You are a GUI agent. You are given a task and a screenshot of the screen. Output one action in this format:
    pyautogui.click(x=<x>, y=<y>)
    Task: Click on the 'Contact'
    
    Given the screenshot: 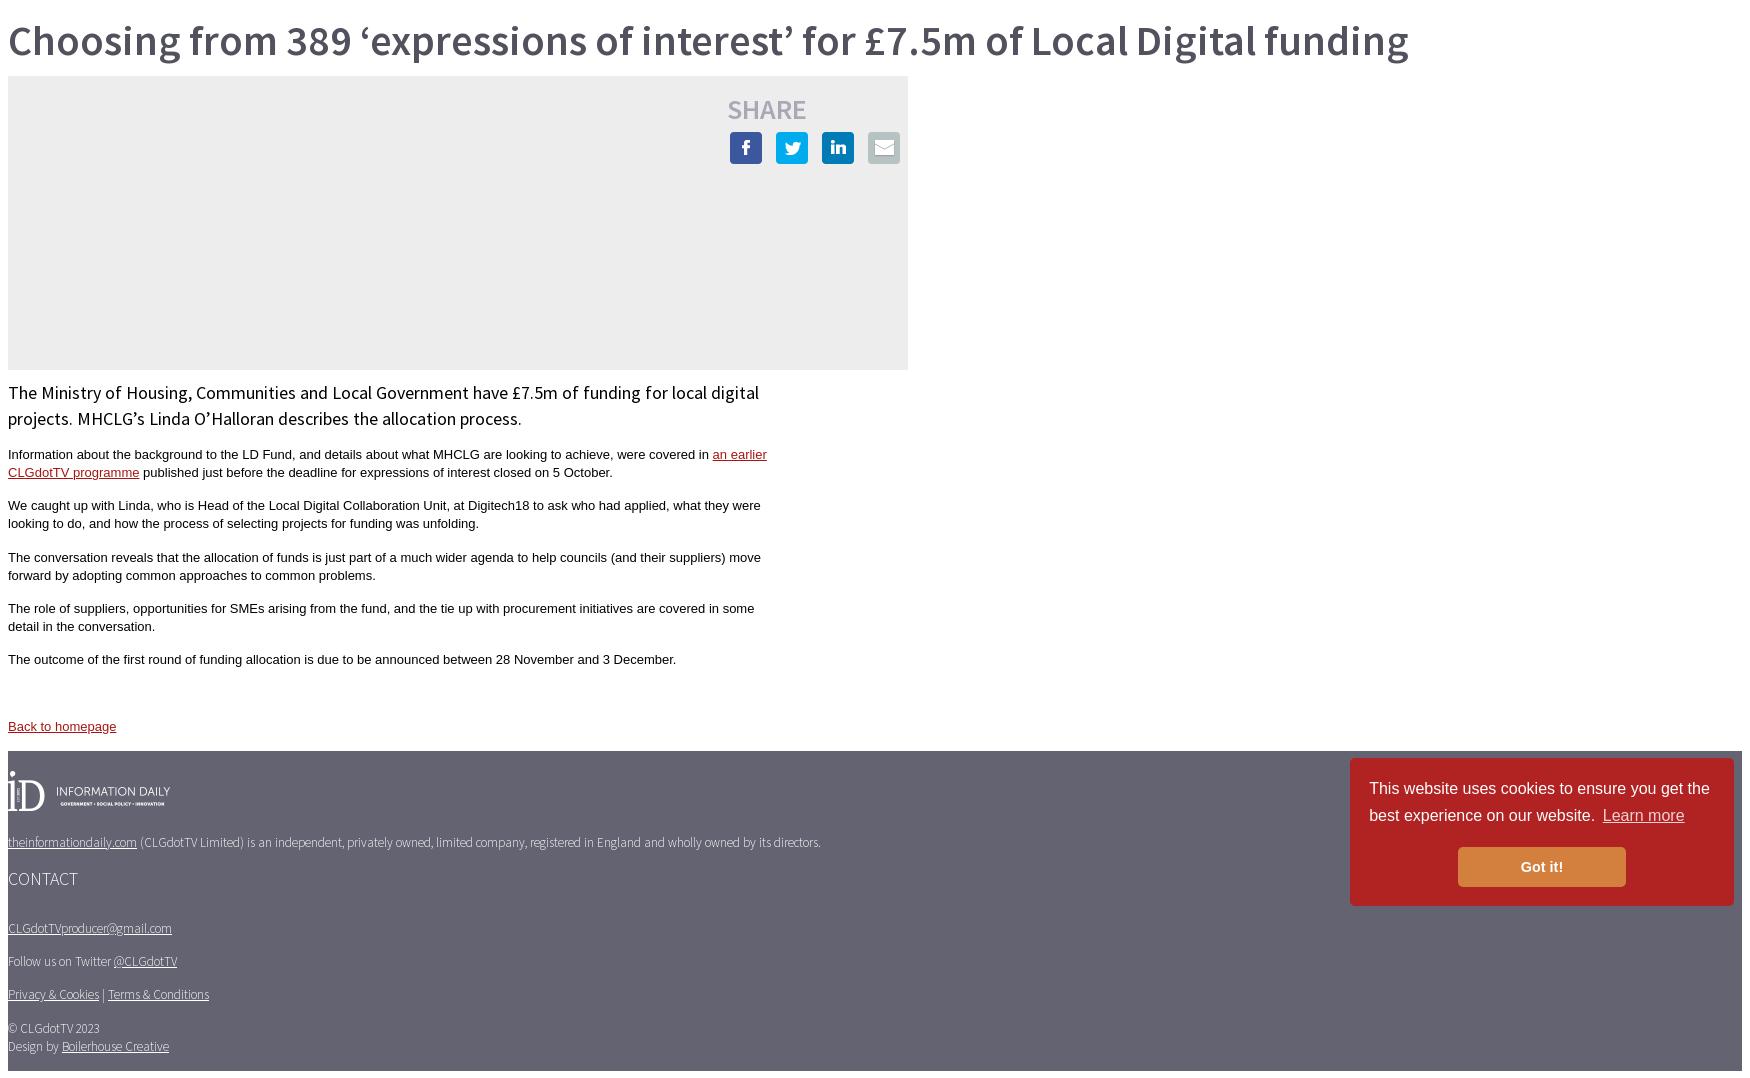 What is the action you would take?
    pyautogui.click(x=42, y=877)
    